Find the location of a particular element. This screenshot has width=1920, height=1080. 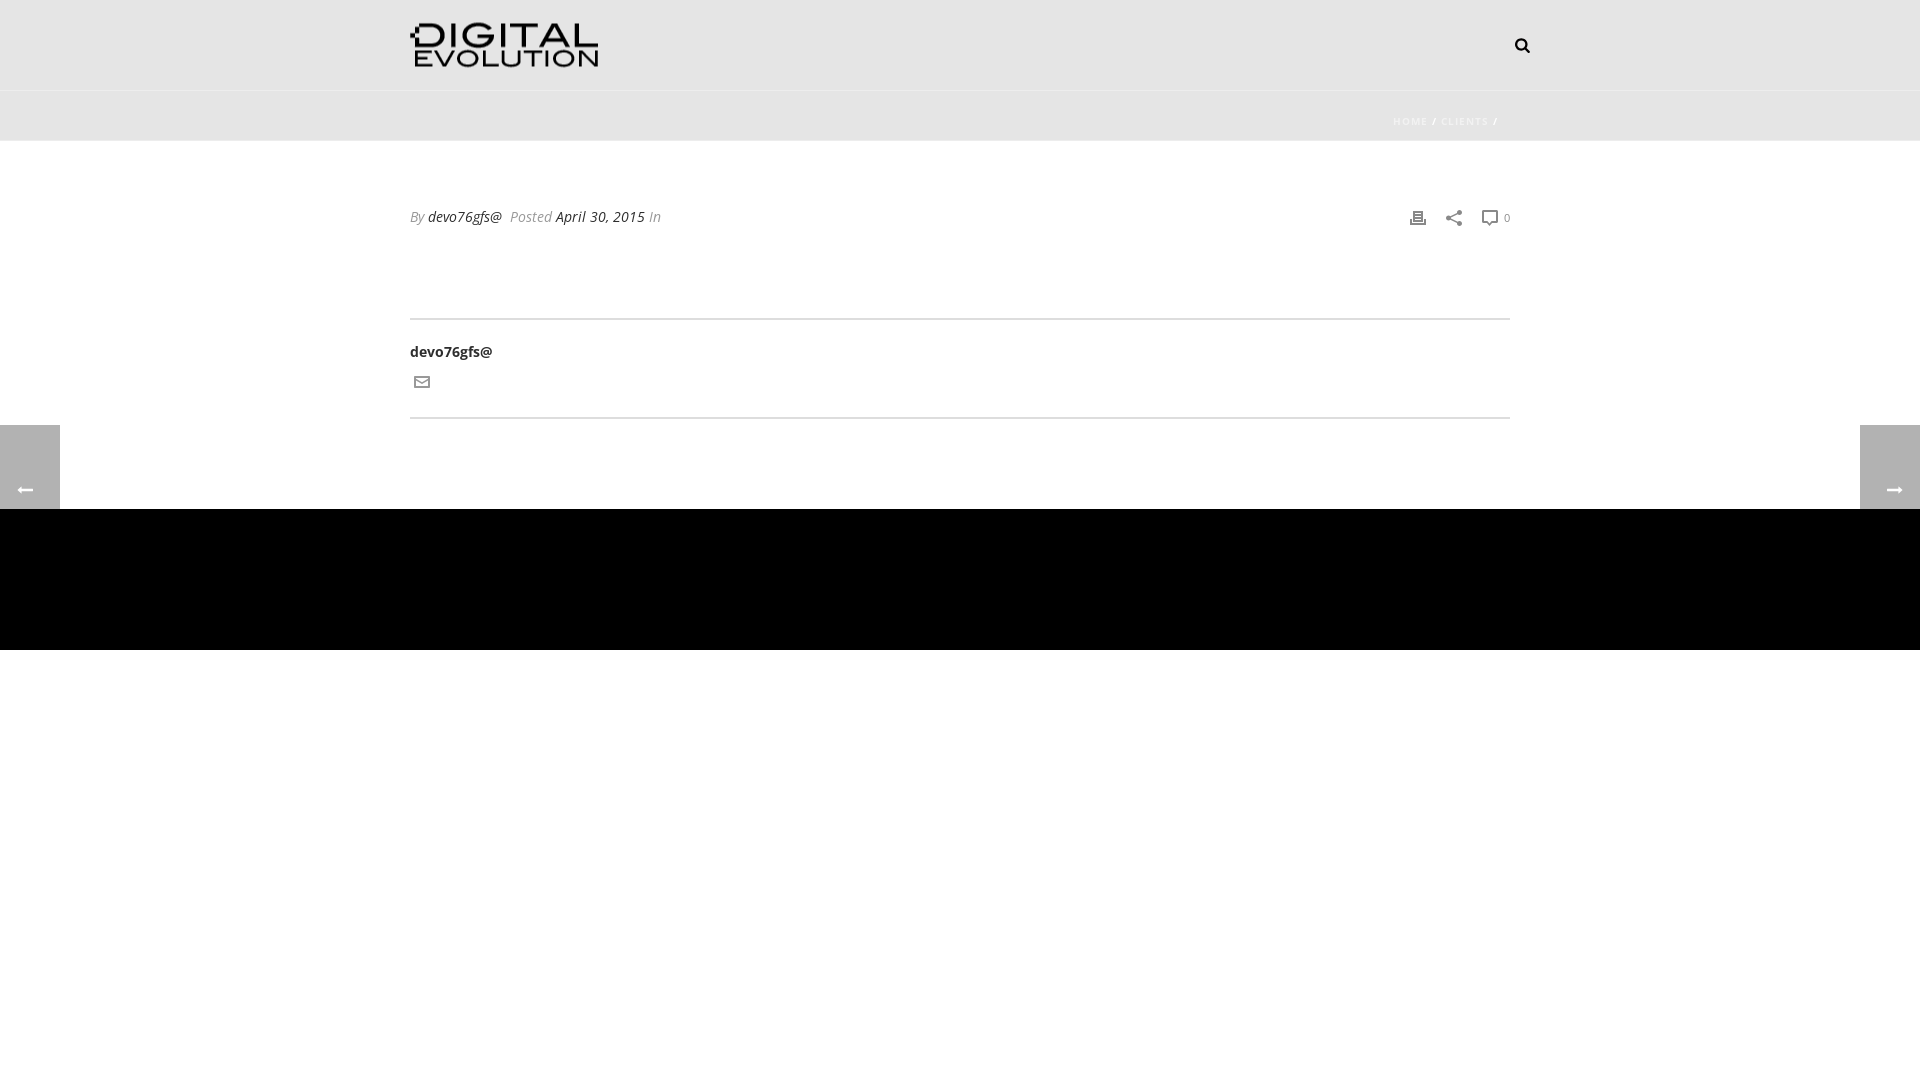

'HOME' is located at coordinates (1391, 120).